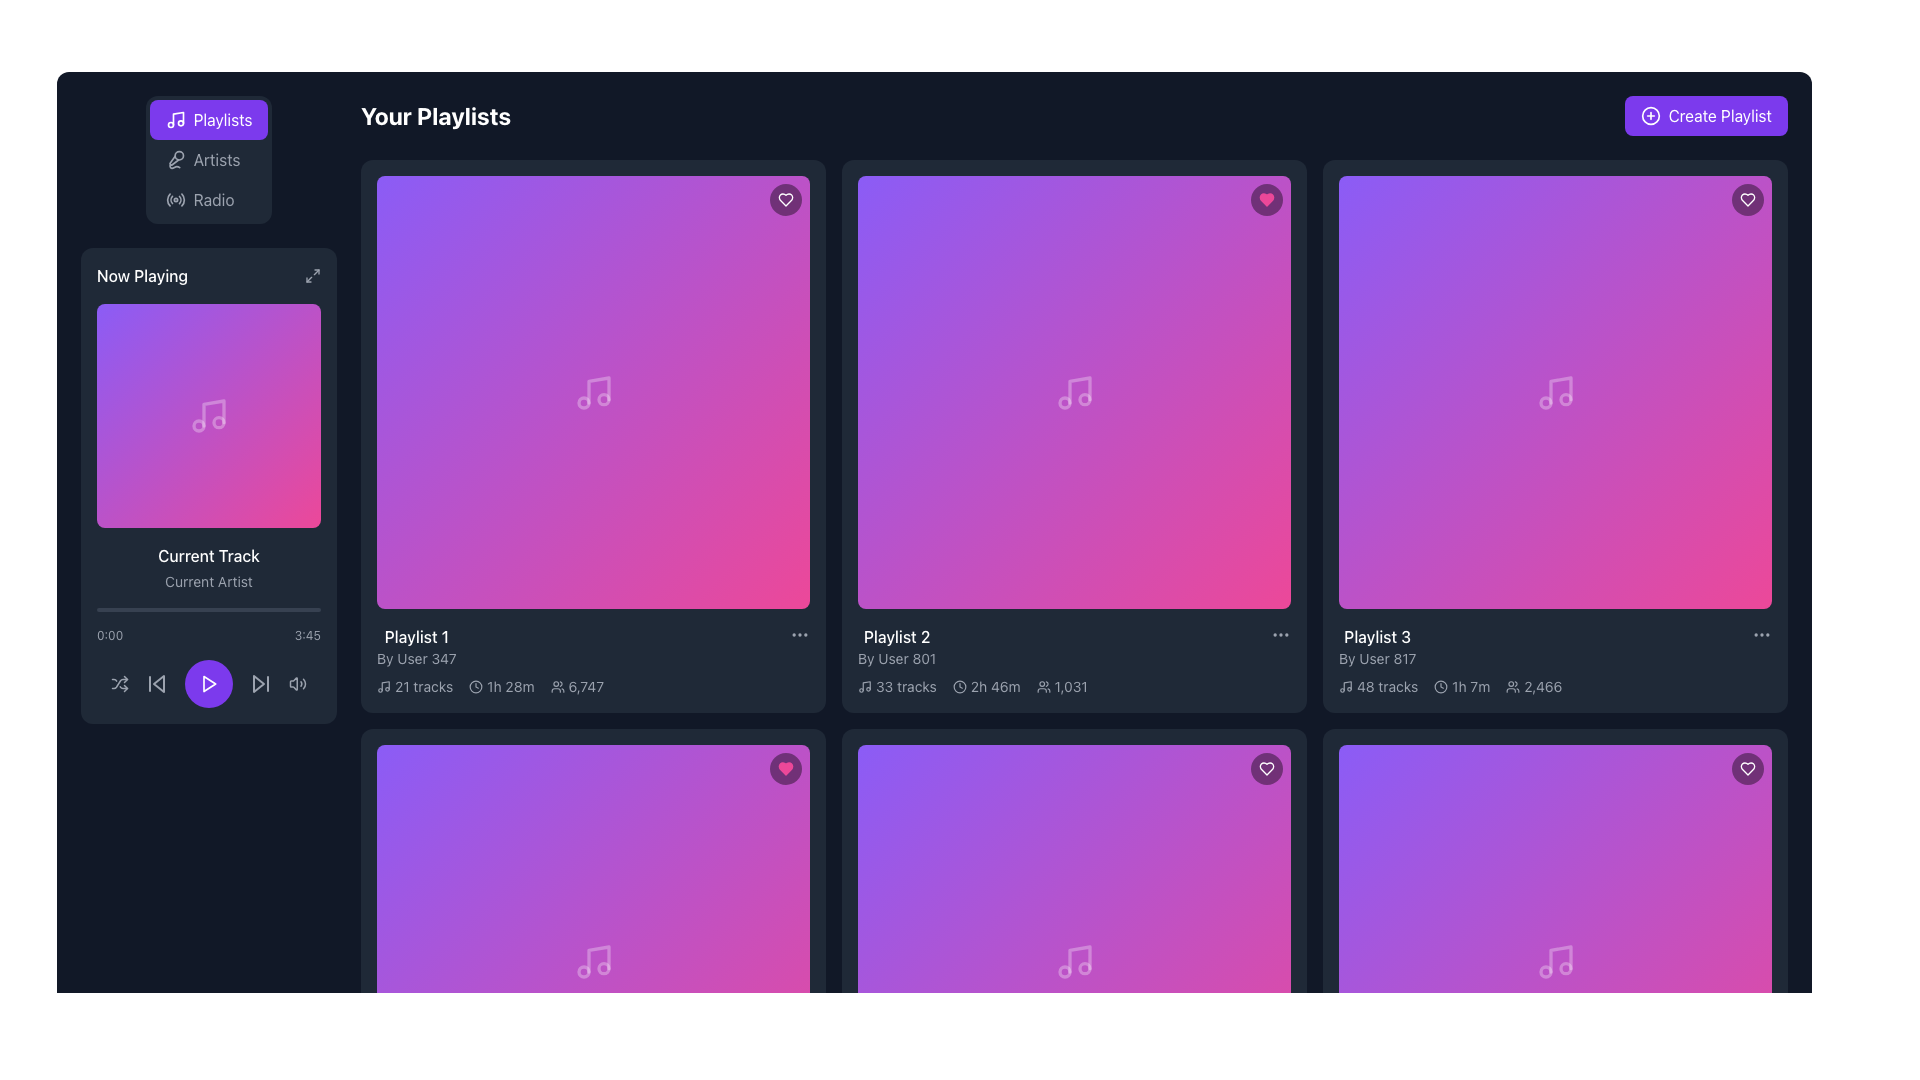 This screenshot has height=1080, width=1920. Describe the element at coordinates (216, 158) in the screenshot. I see `the 'Artists' text label in the sidebar menu, which is positioned below 'Playlists' and above 'Radio'` at that location.